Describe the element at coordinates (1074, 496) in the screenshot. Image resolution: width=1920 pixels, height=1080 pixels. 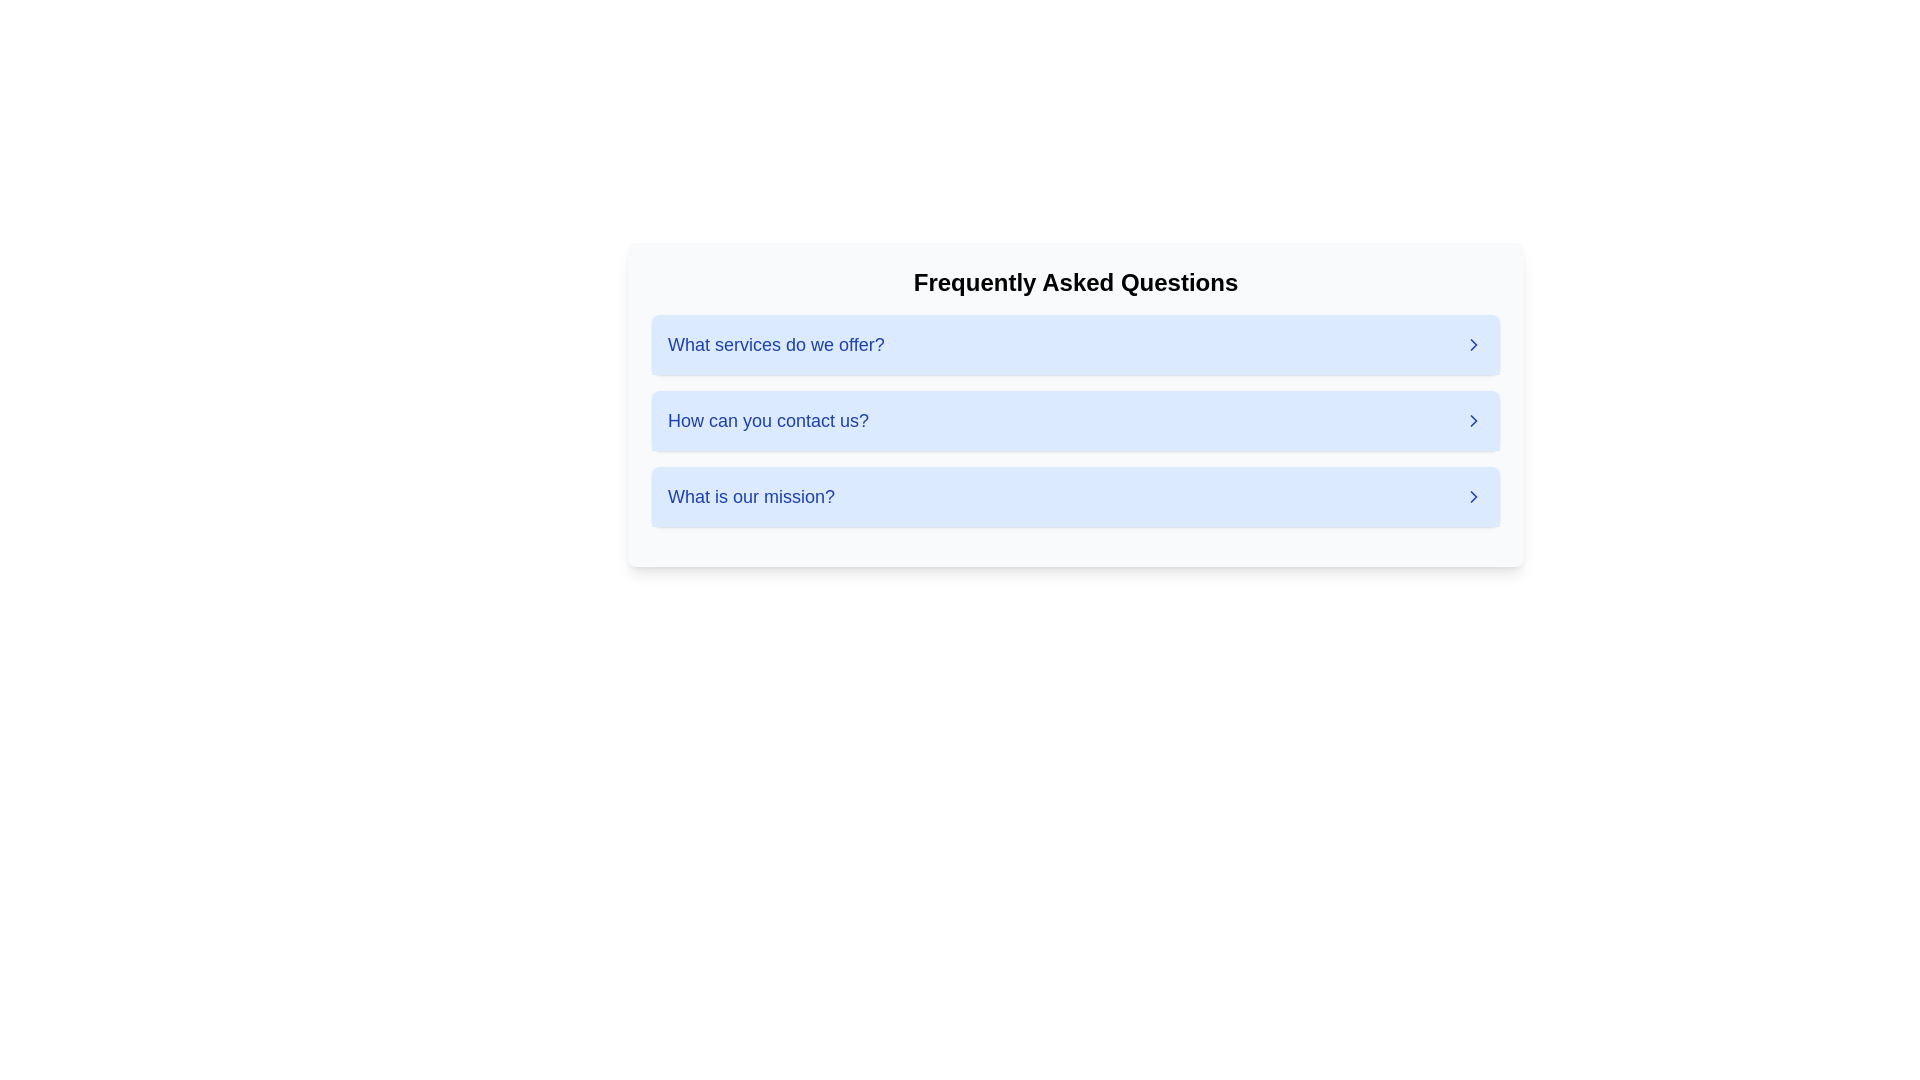
I see `the Collapsible question item labeled 'What is our mission?'` at that location.